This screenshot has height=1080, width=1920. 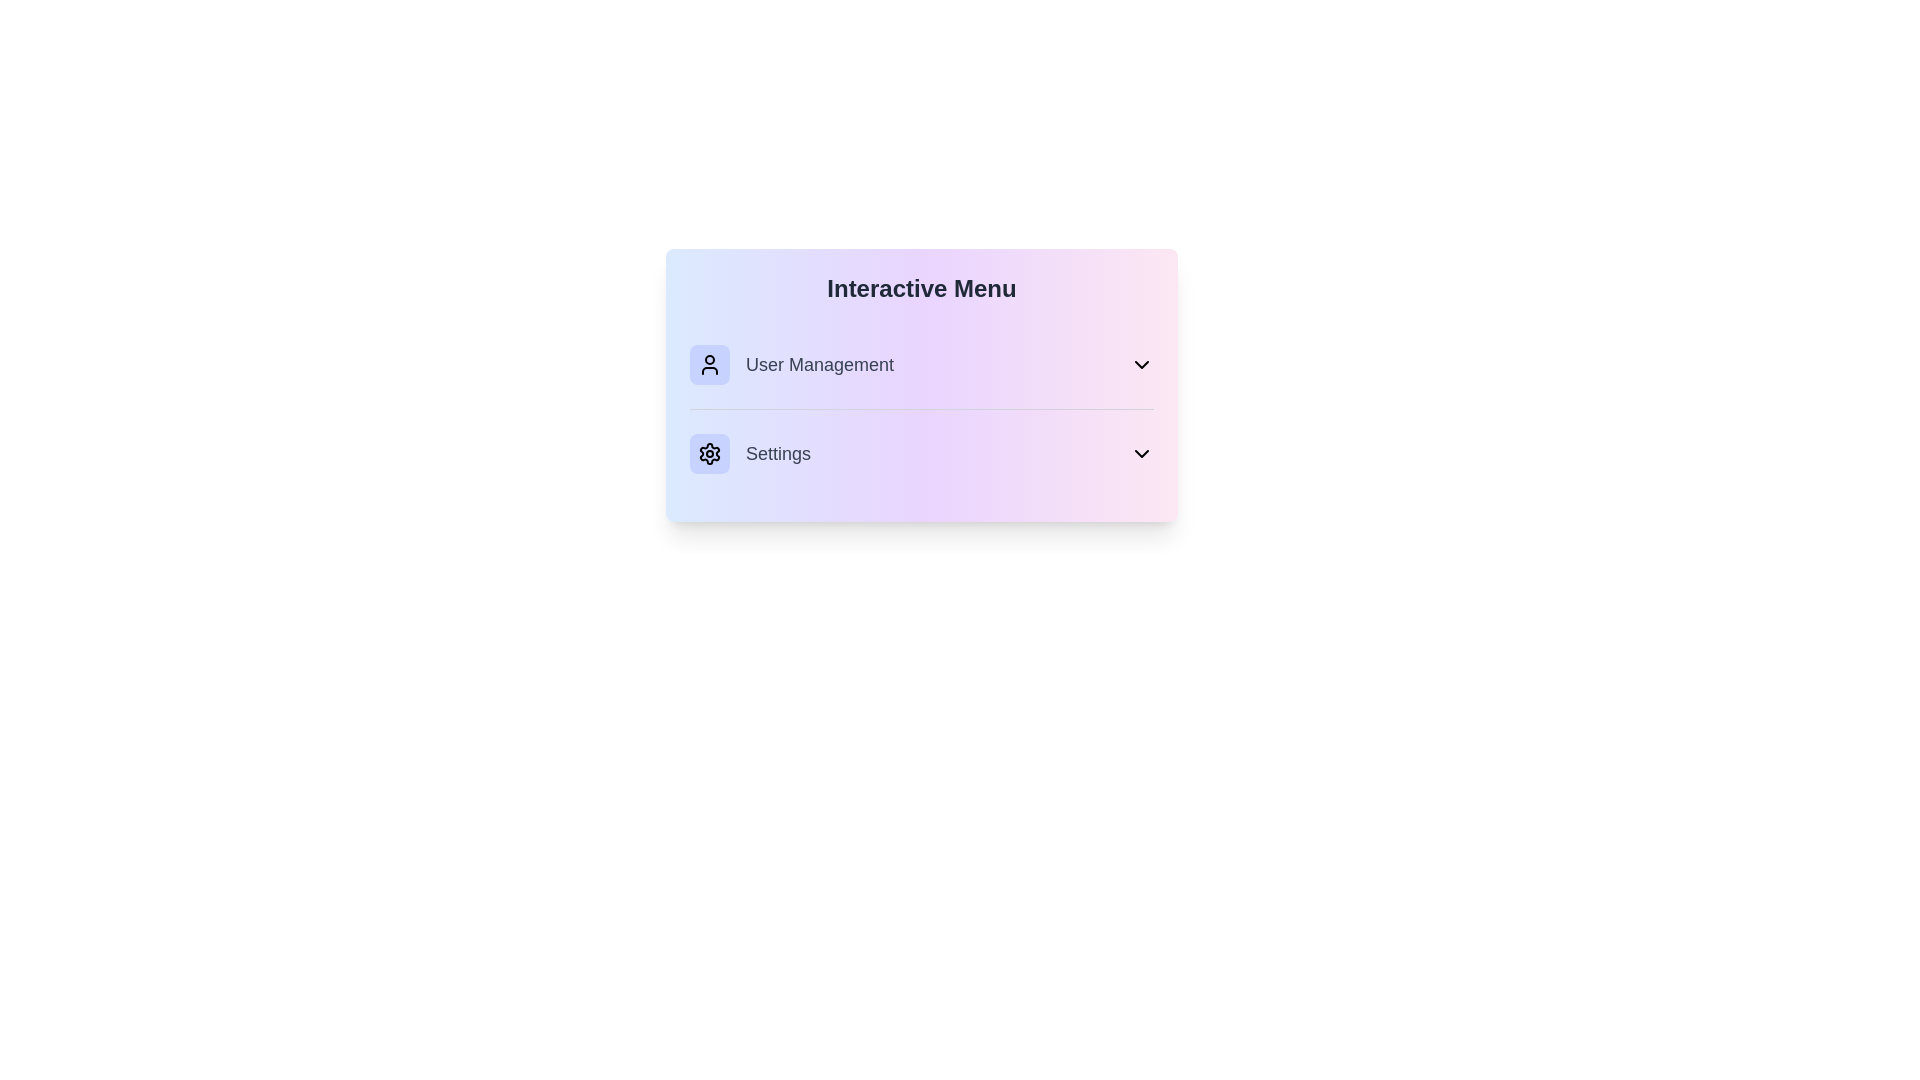 I want to click on the icon of the menu item User Management, so click(x=710, y=365).